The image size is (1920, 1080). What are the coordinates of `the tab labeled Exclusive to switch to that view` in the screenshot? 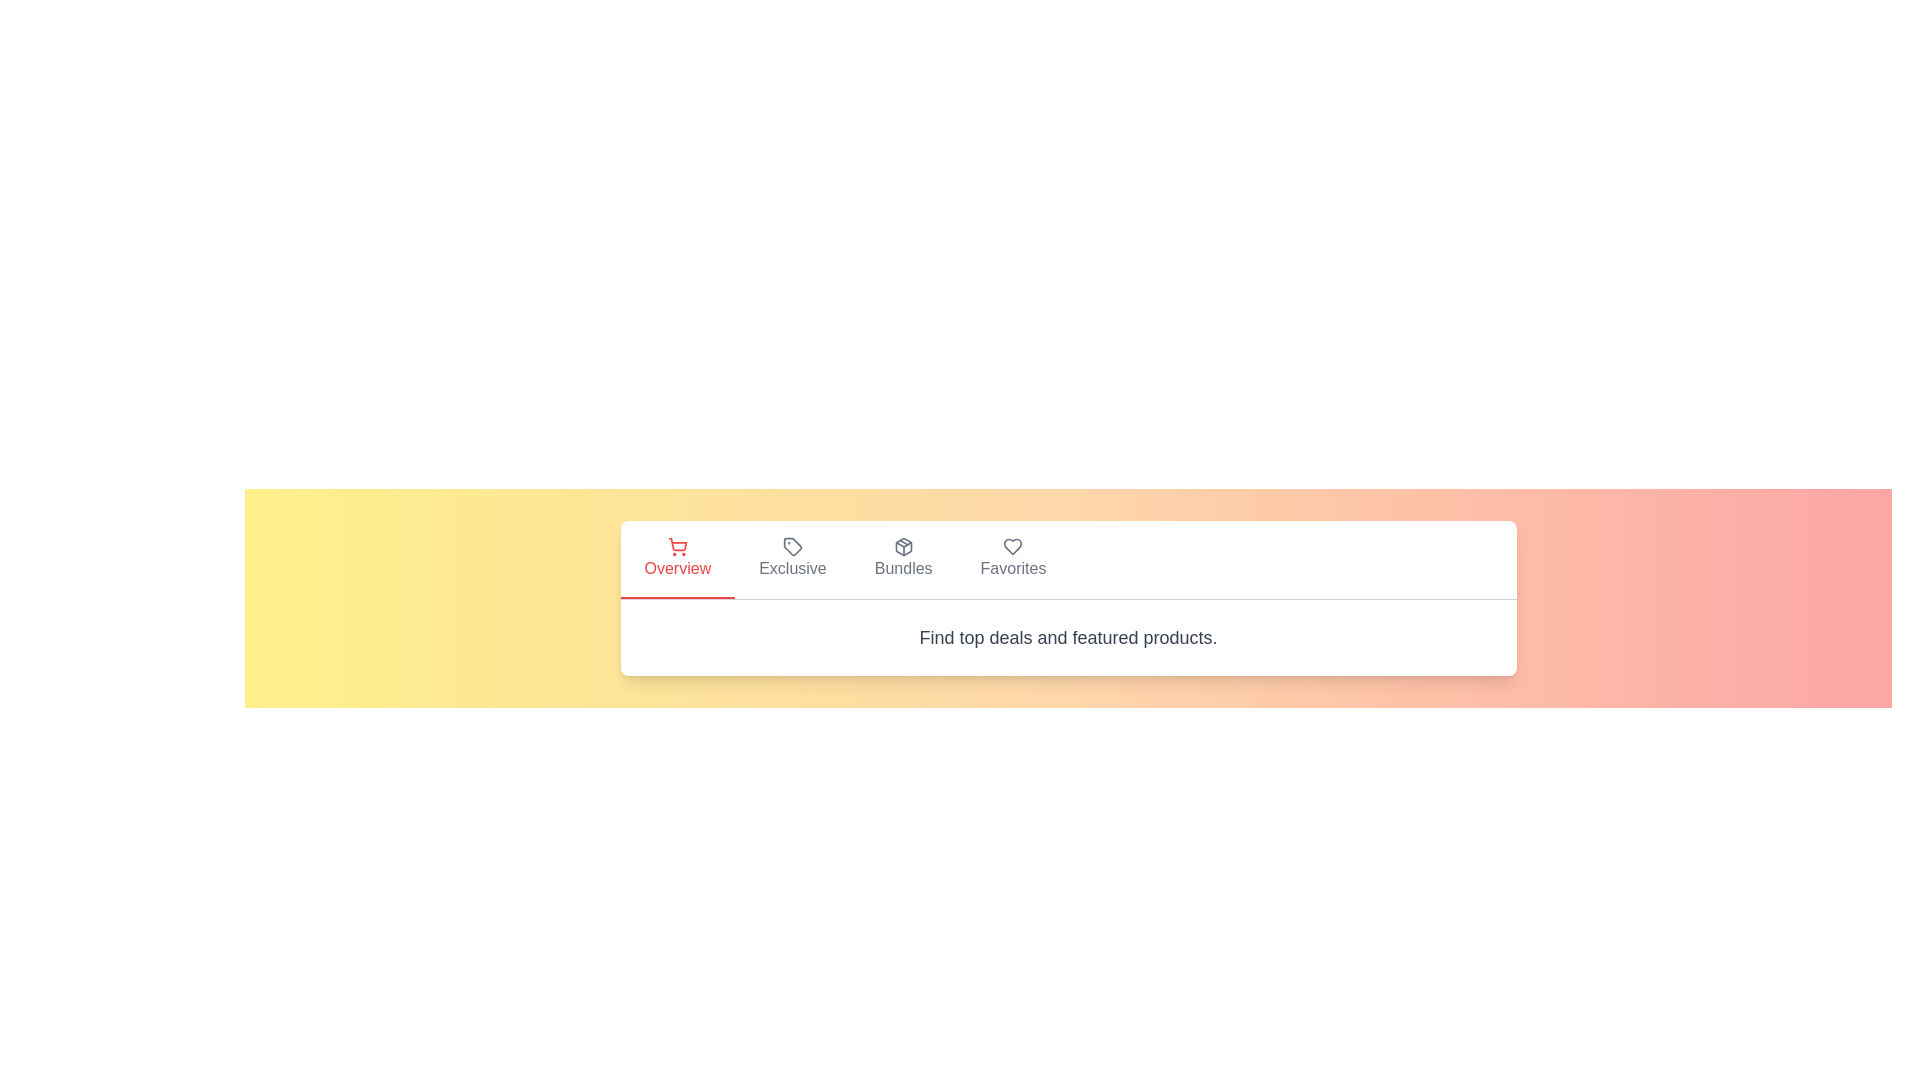 It's located at (791, 559).